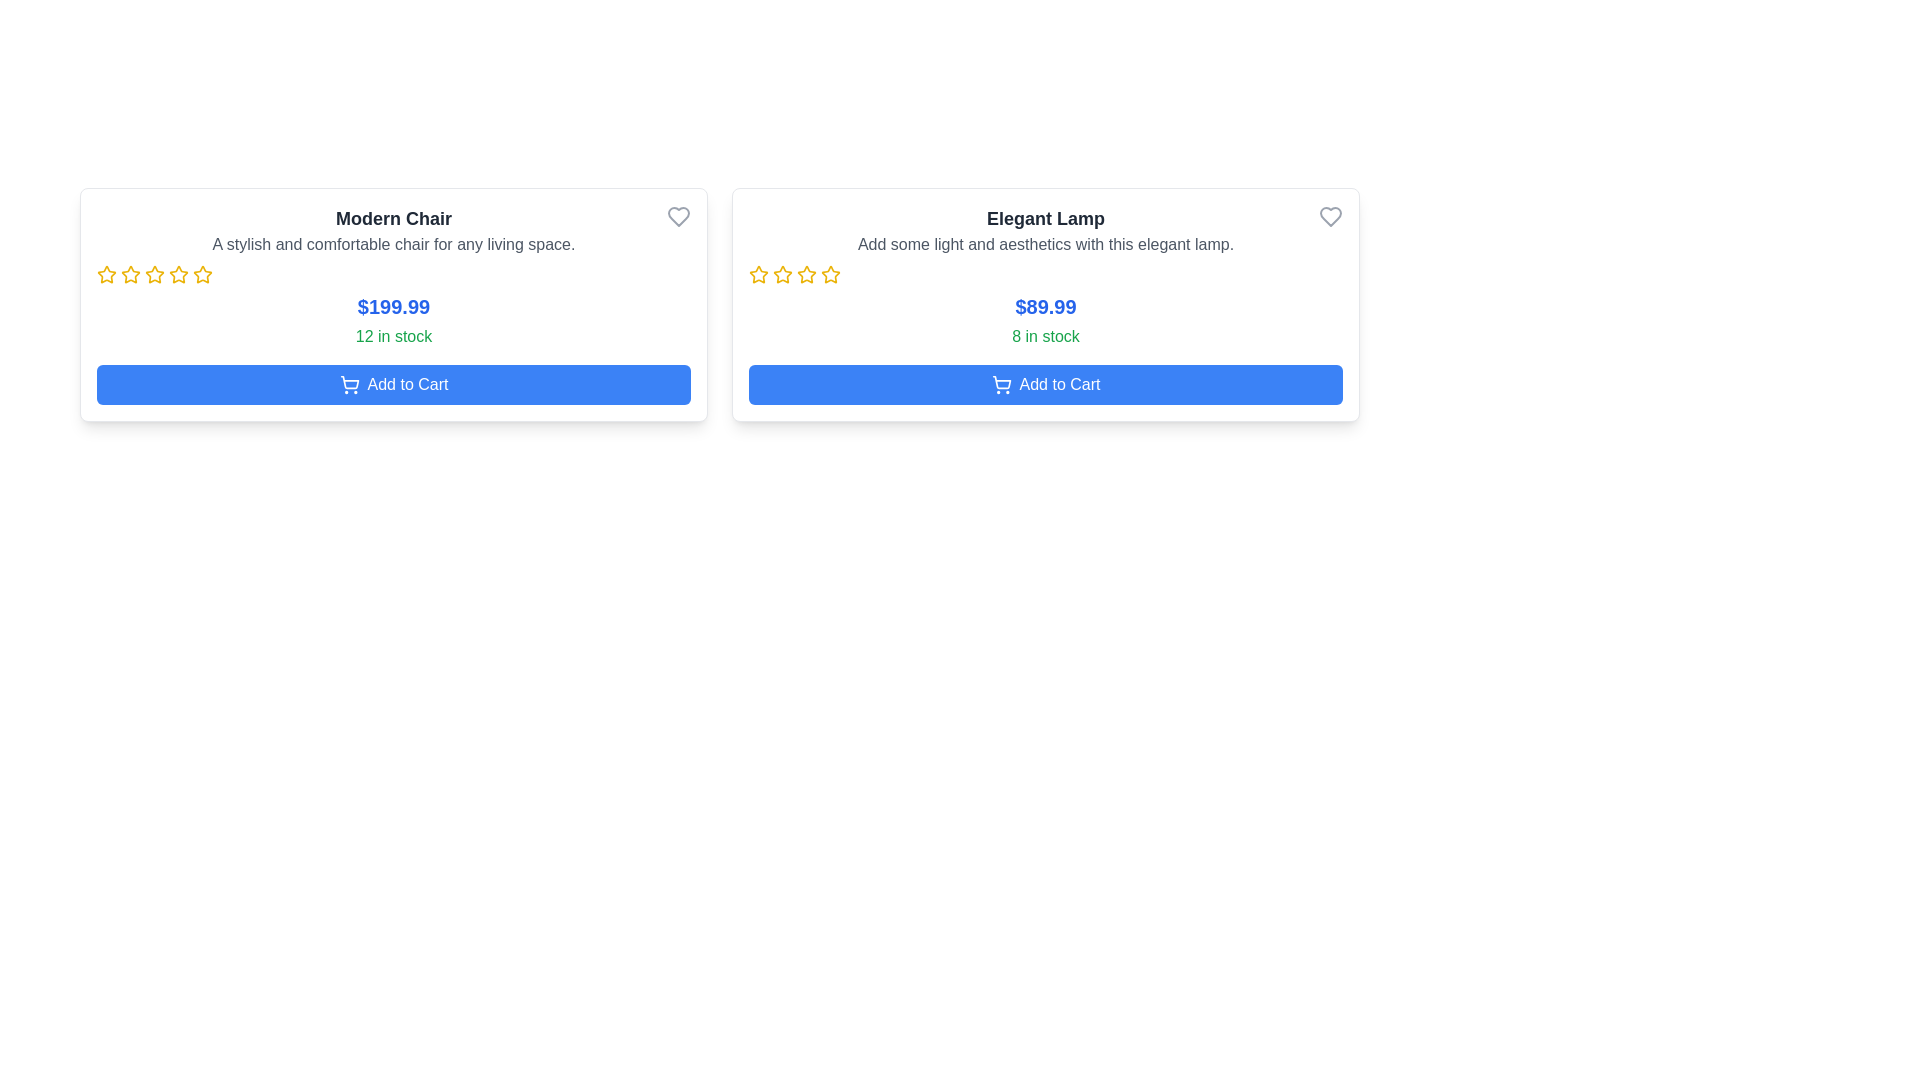 This screenshot has width=1920, height=1080. What do you see at coordinates (1045, 244) in the screenshot?
I see `the product description text located directly below the title 'Elegant Lamp' within the product card, which provides additional contextual information about the lamp's aesthetic and functional qualities` at bounding box center [1045, 244].